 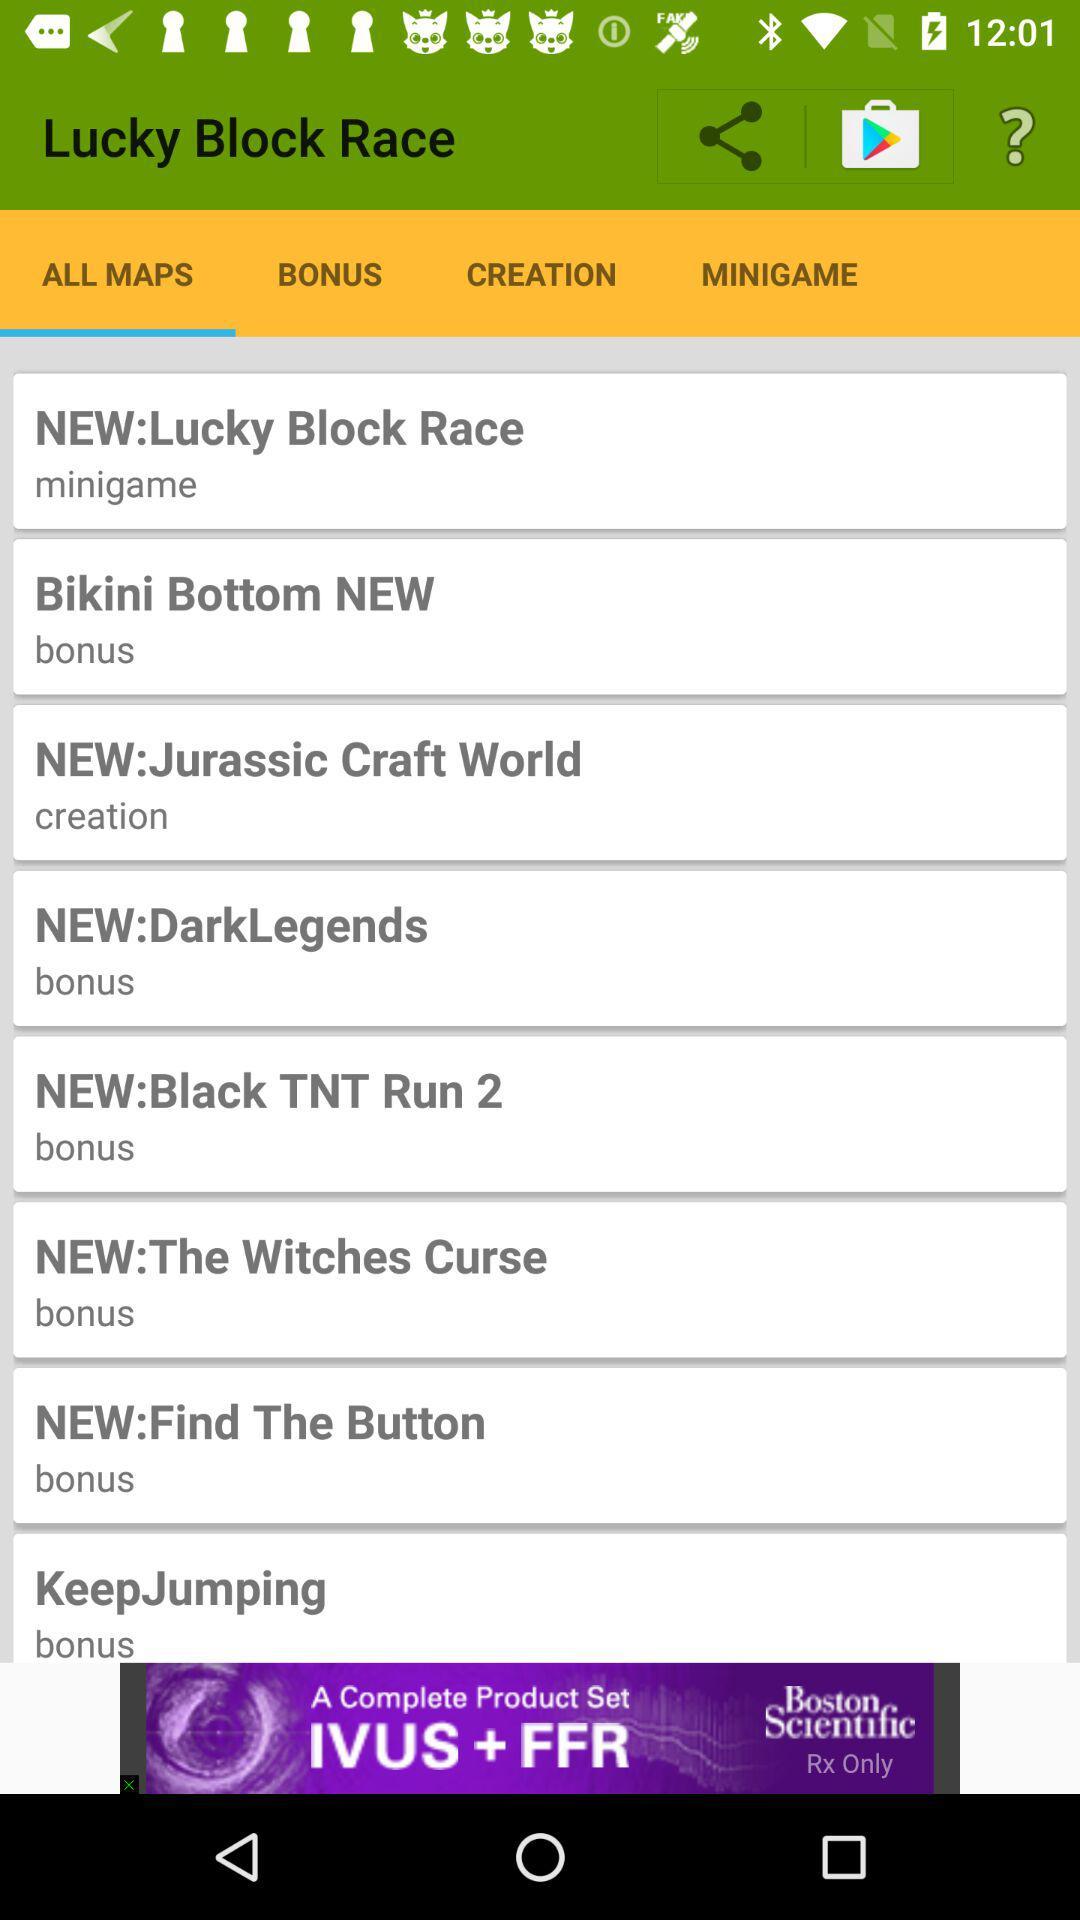 What do you see at coordinates (117, 272) in the screenshot?
I see `app to the left of the bonus item` at bounding box center [117, 272].